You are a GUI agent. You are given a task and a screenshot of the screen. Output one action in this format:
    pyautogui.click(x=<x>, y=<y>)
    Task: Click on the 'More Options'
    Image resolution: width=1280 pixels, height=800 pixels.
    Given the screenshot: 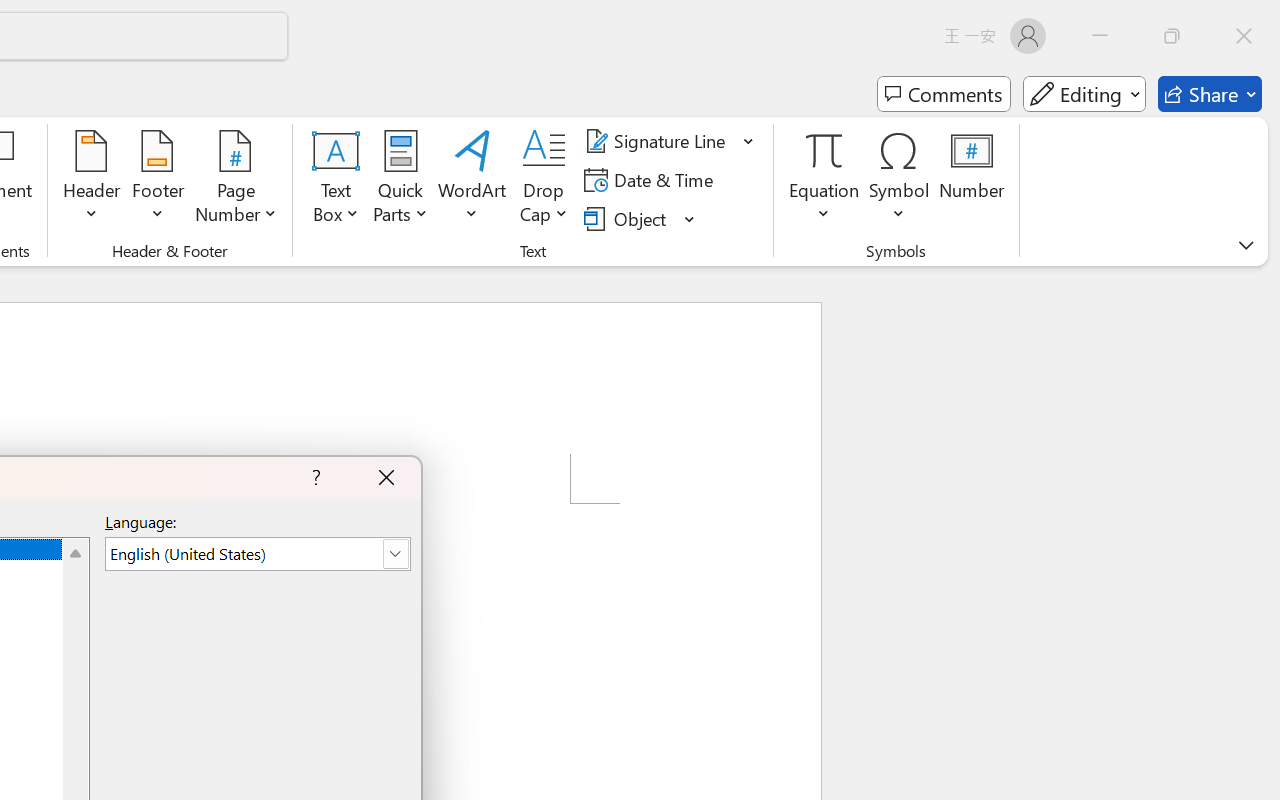 What is the action you would take?
    pyautogui.click(x=824, y=207)
    